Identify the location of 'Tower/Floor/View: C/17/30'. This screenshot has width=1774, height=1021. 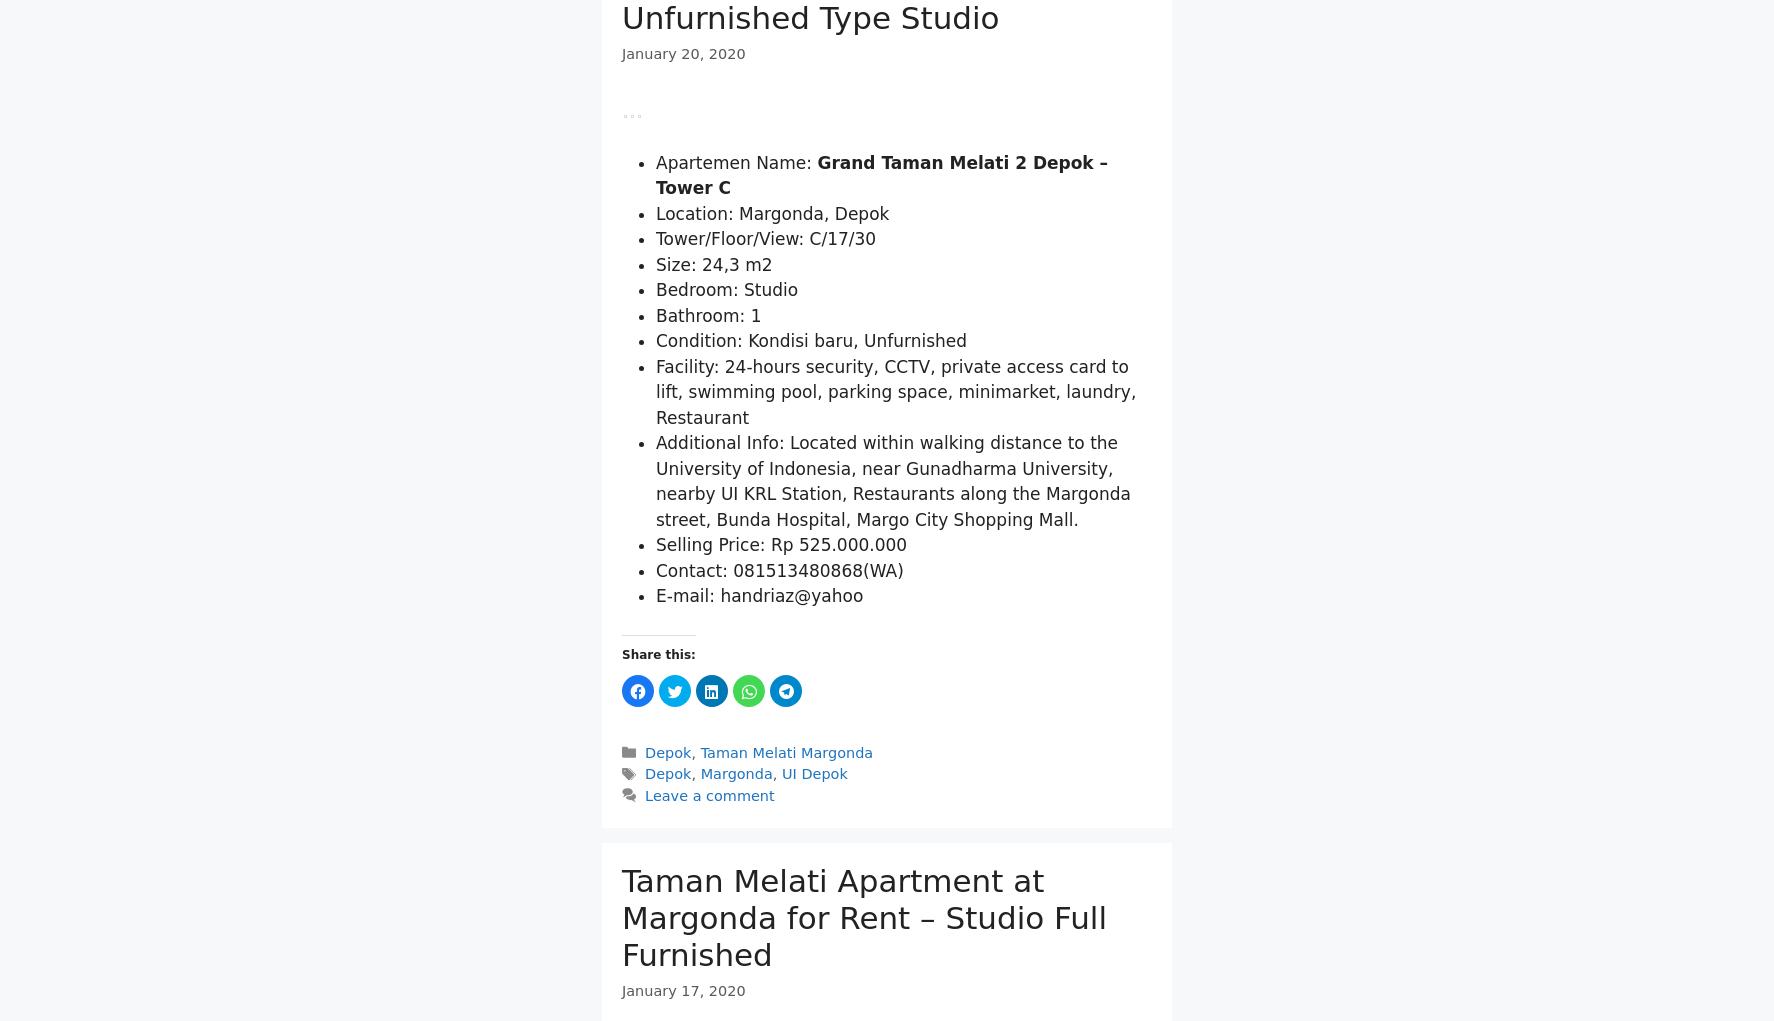
(656, 341).